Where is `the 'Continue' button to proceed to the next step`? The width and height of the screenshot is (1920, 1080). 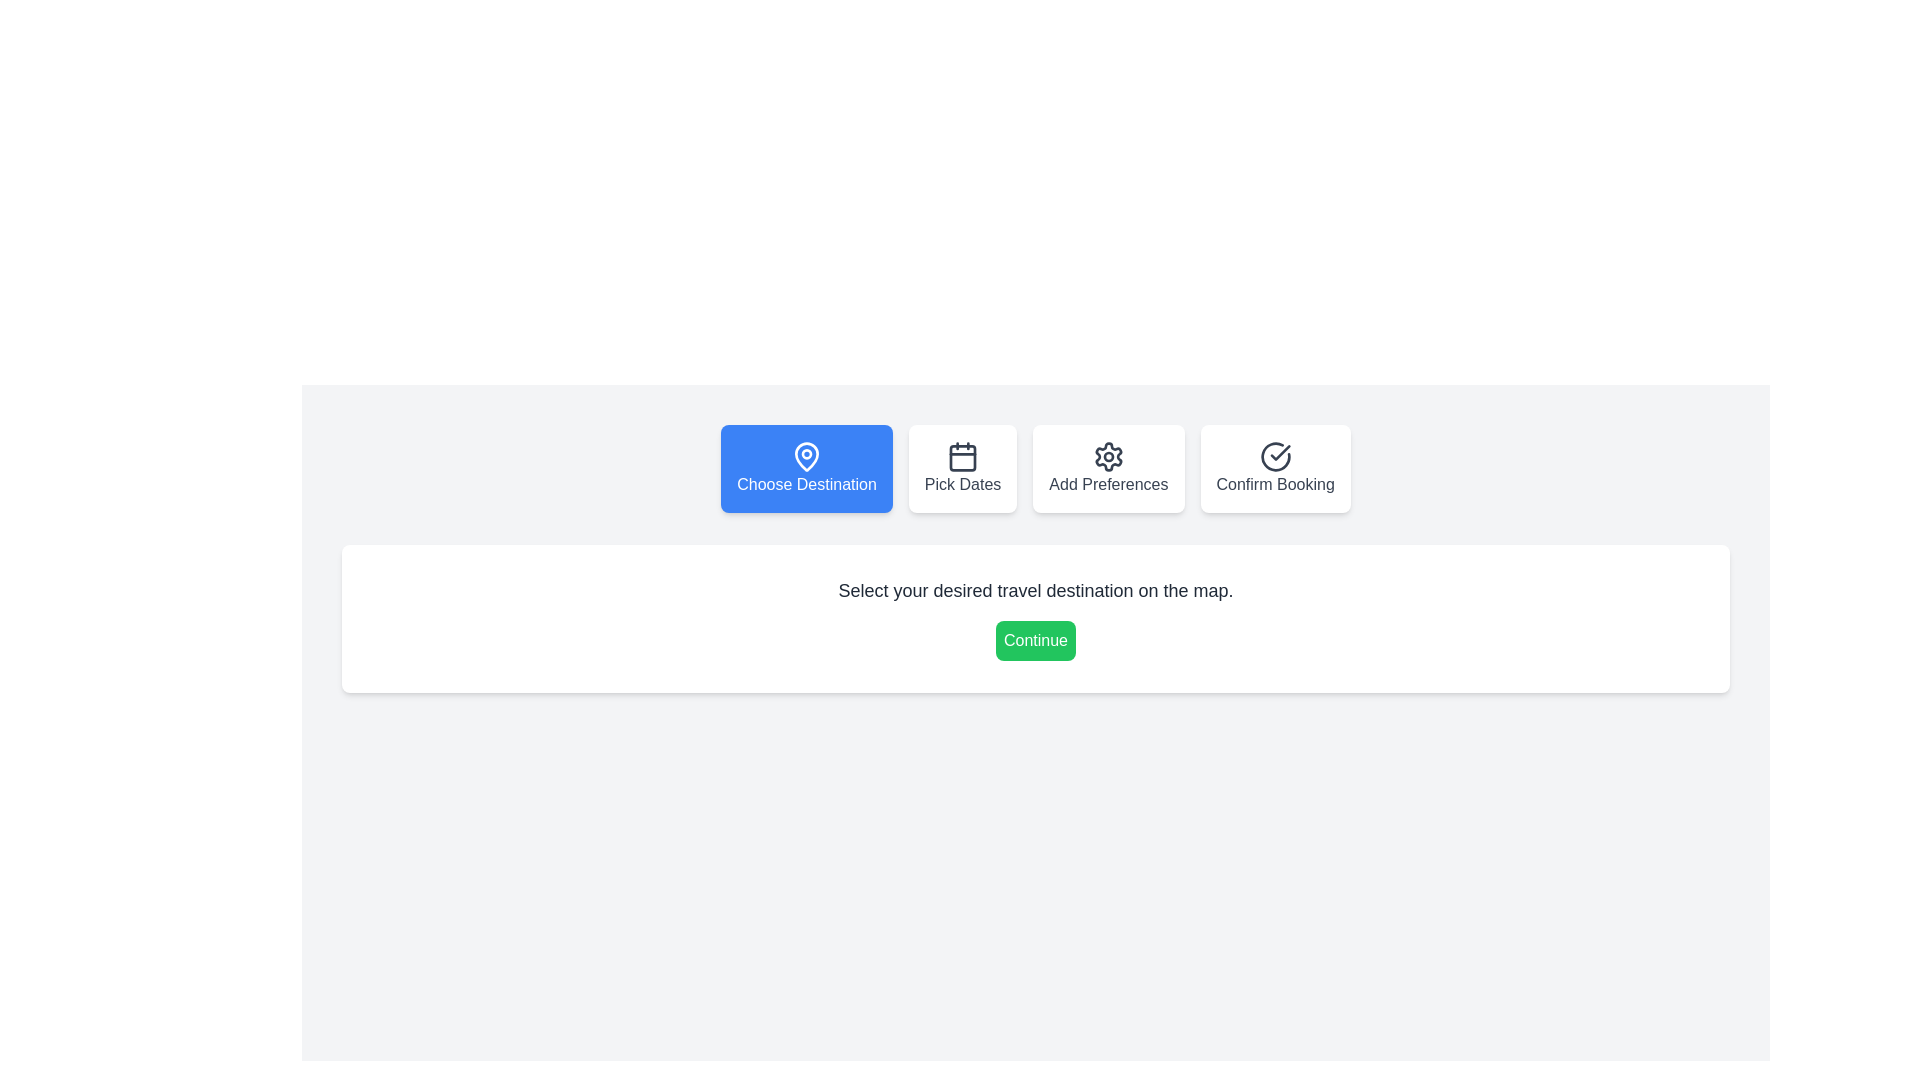
the 'Continue' button to proceed to the next step is located at coordinates (1036, 640).